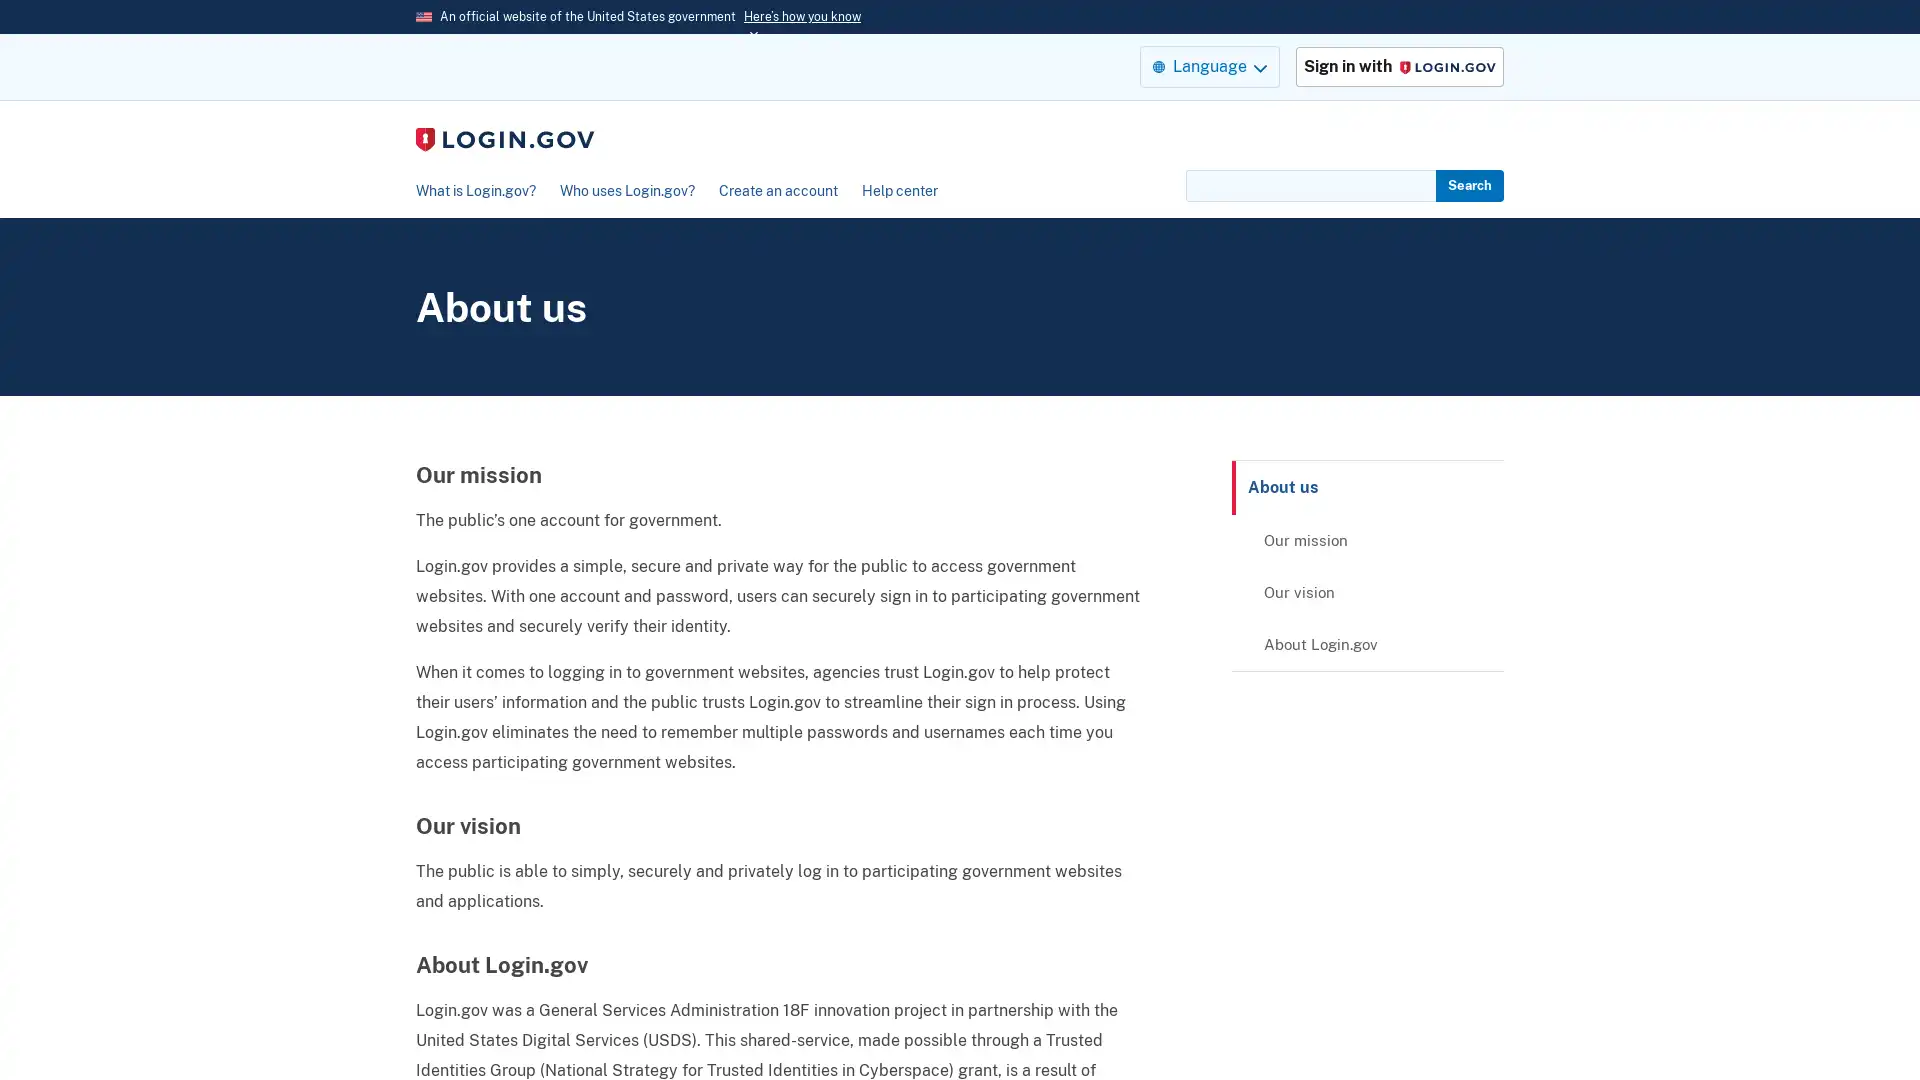 This screenshot has height=1080, width=1920. What do you see at coordinates (1208, 65) in the screenshot?
I see `Language` at bounding box center [1208, 65].